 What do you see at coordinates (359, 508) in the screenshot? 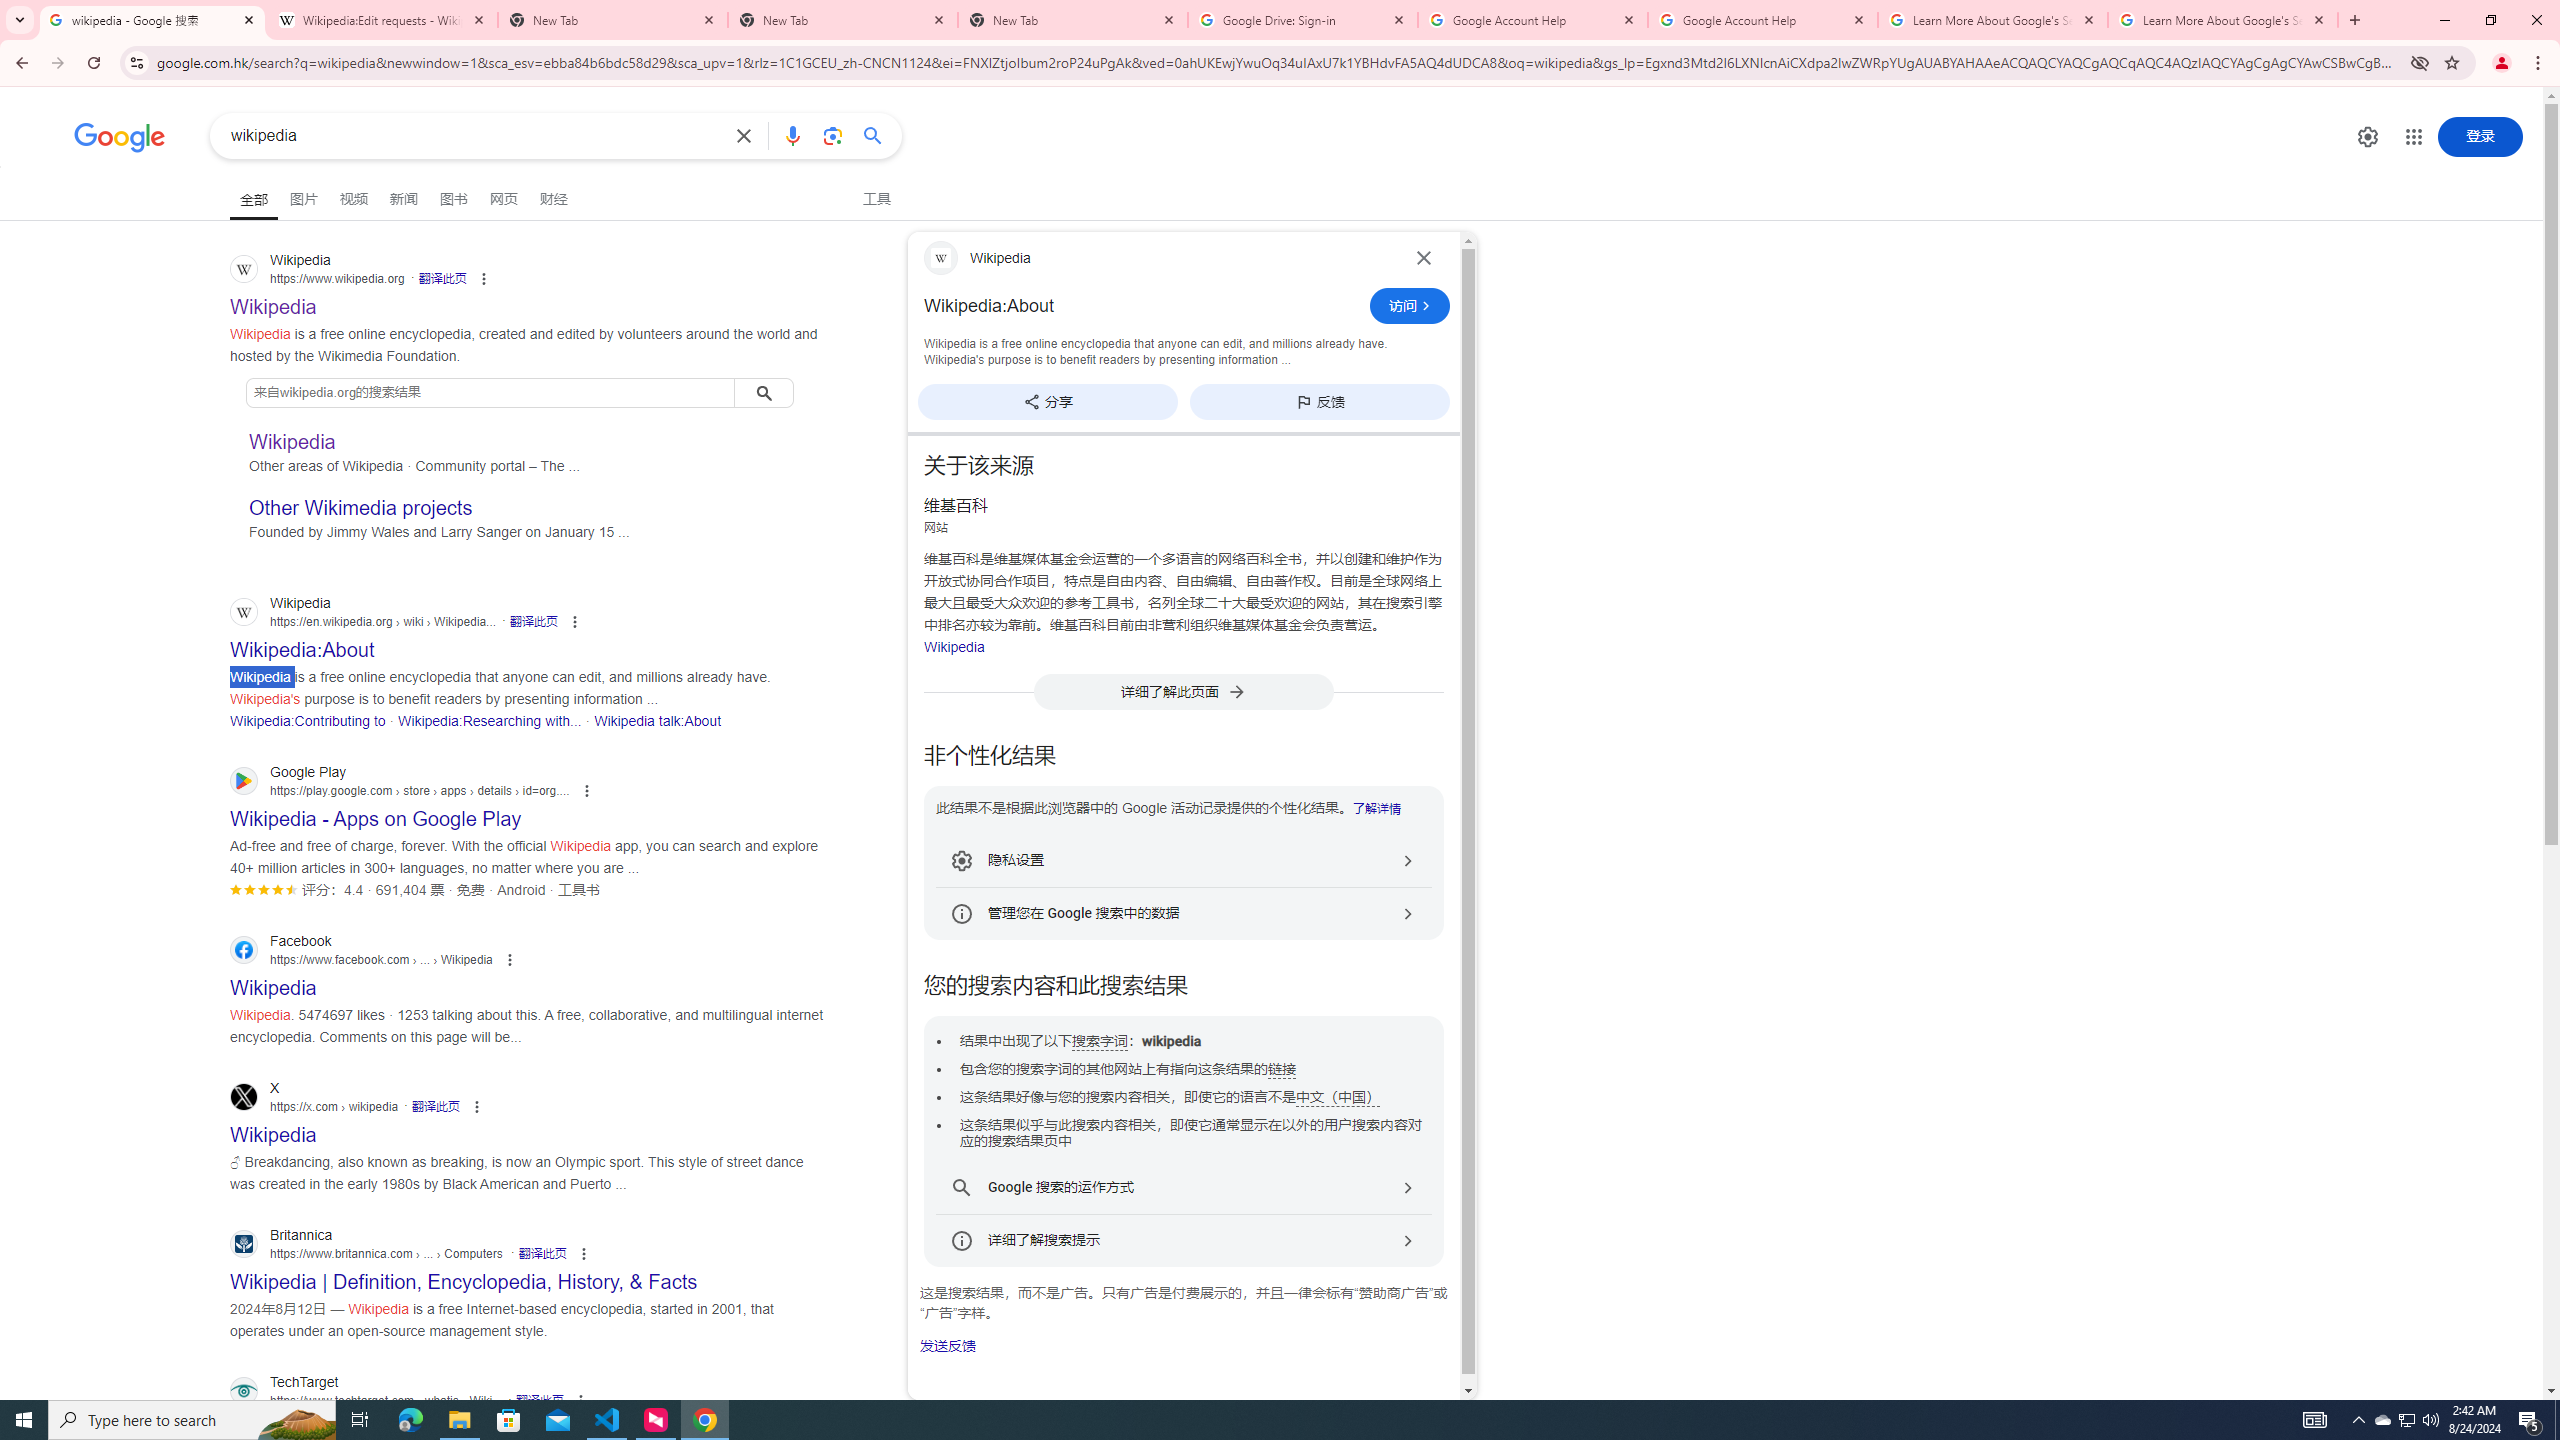
I see `'Other Wikimedia projects'` at bounding box center [359, 508].